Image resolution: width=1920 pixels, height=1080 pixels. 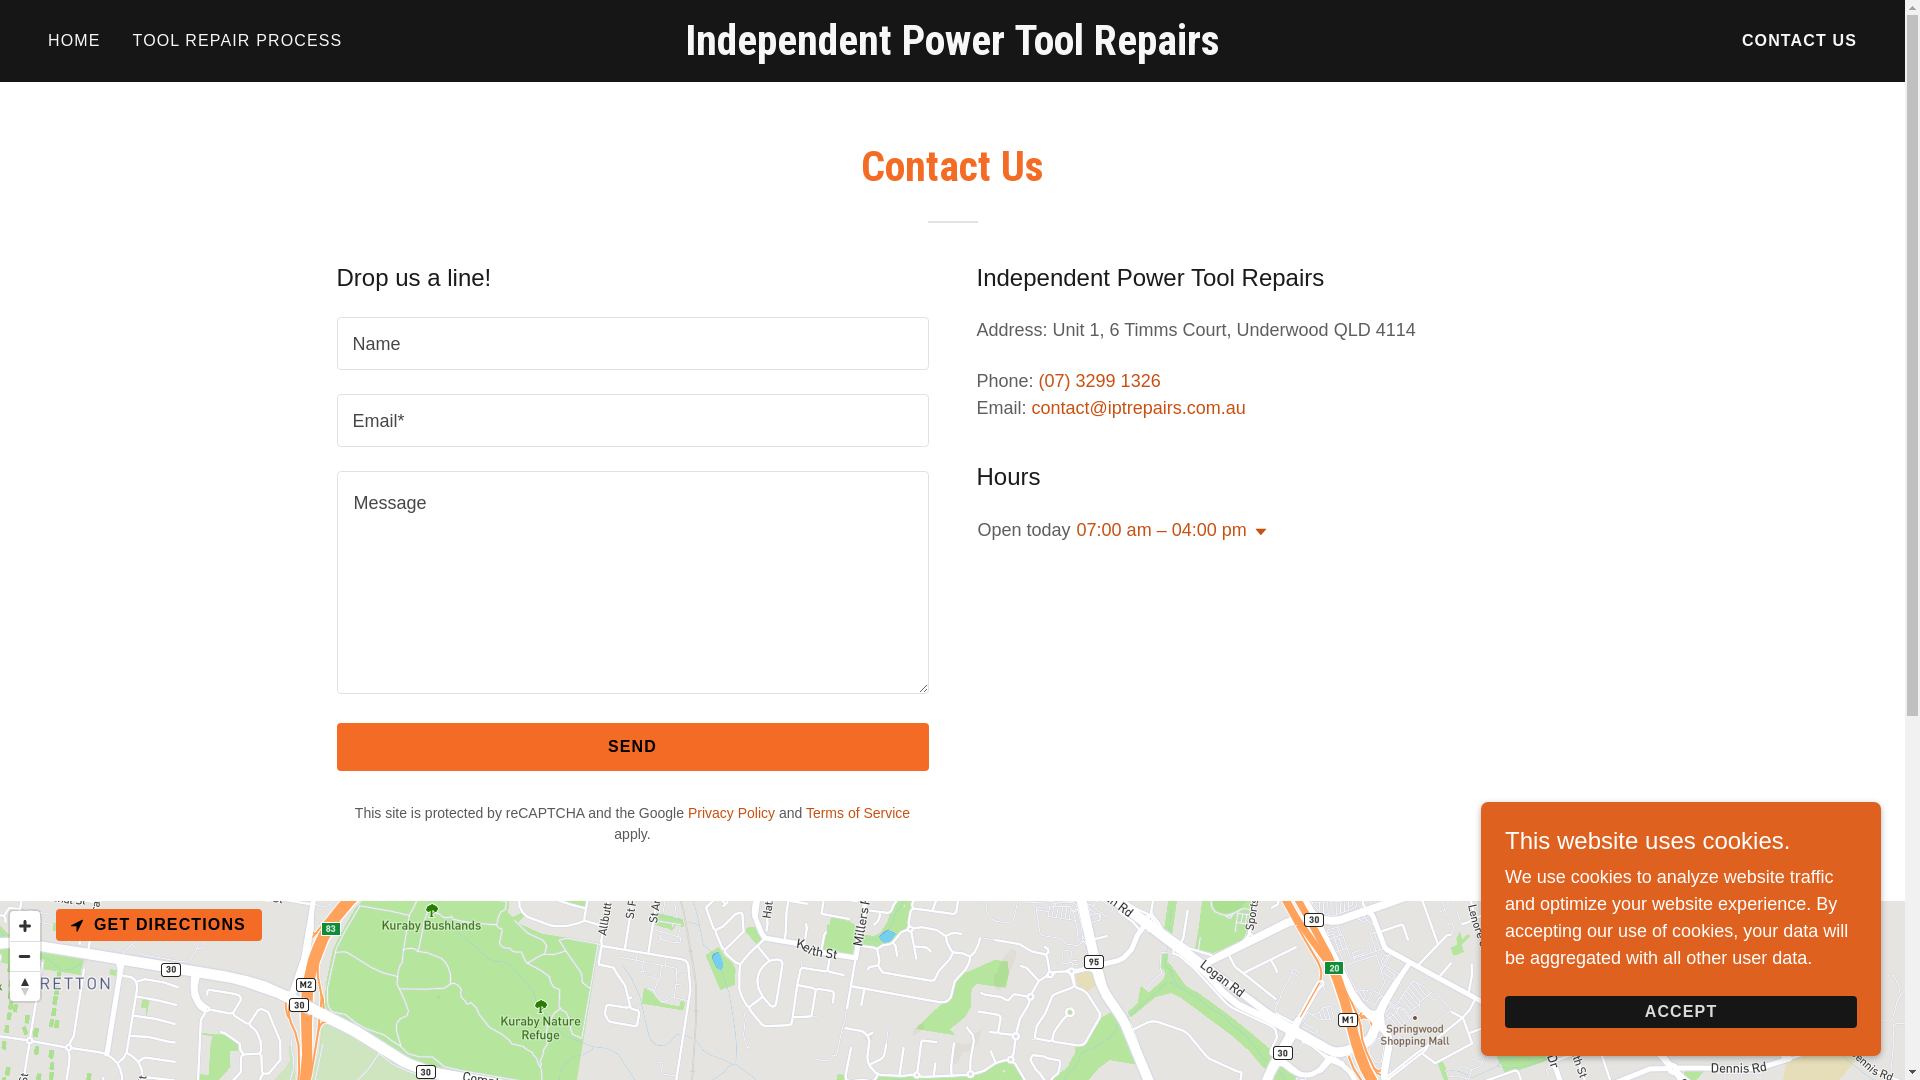 What do you see at coordinates (1799, 41) in the screenshot?
I see `'CONTACT US'` at bounding box center [1799, 41].